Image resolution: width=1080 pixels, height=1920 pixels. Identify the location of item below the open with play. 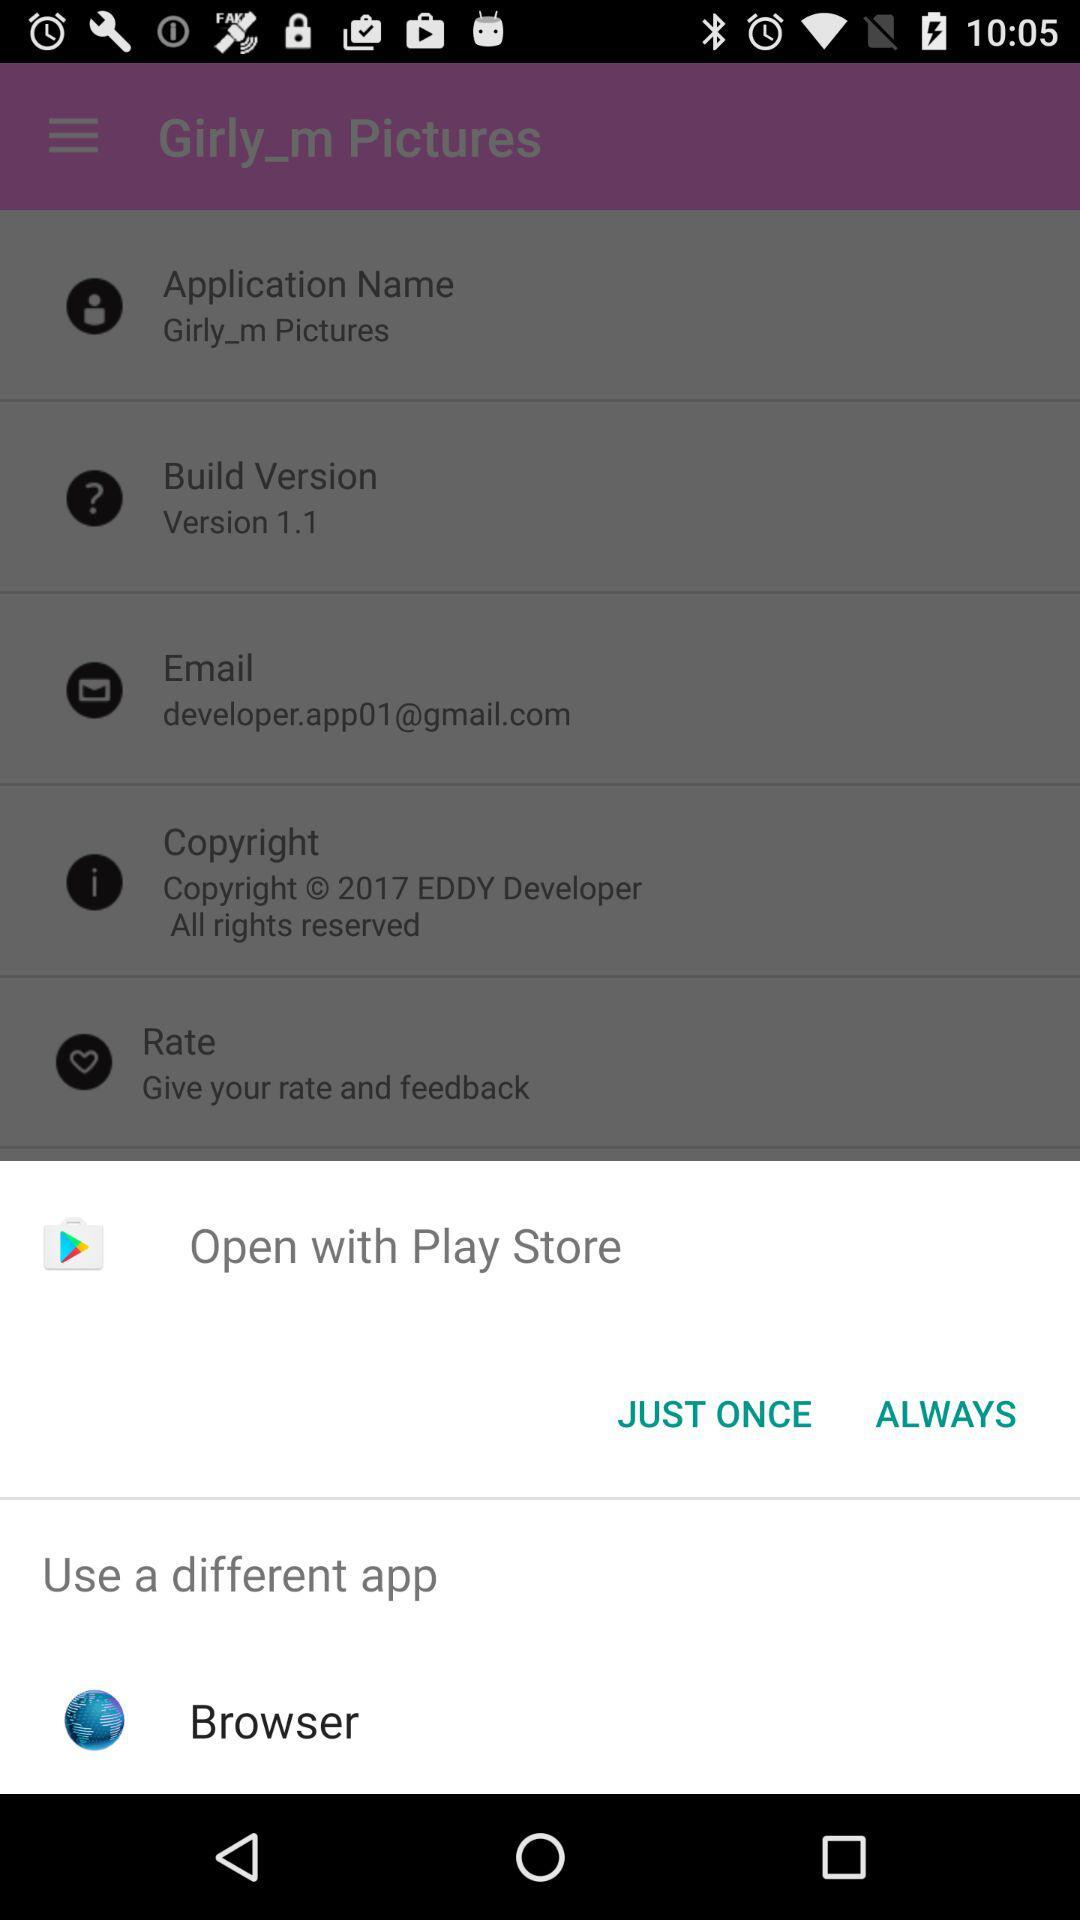
(945, 1411).